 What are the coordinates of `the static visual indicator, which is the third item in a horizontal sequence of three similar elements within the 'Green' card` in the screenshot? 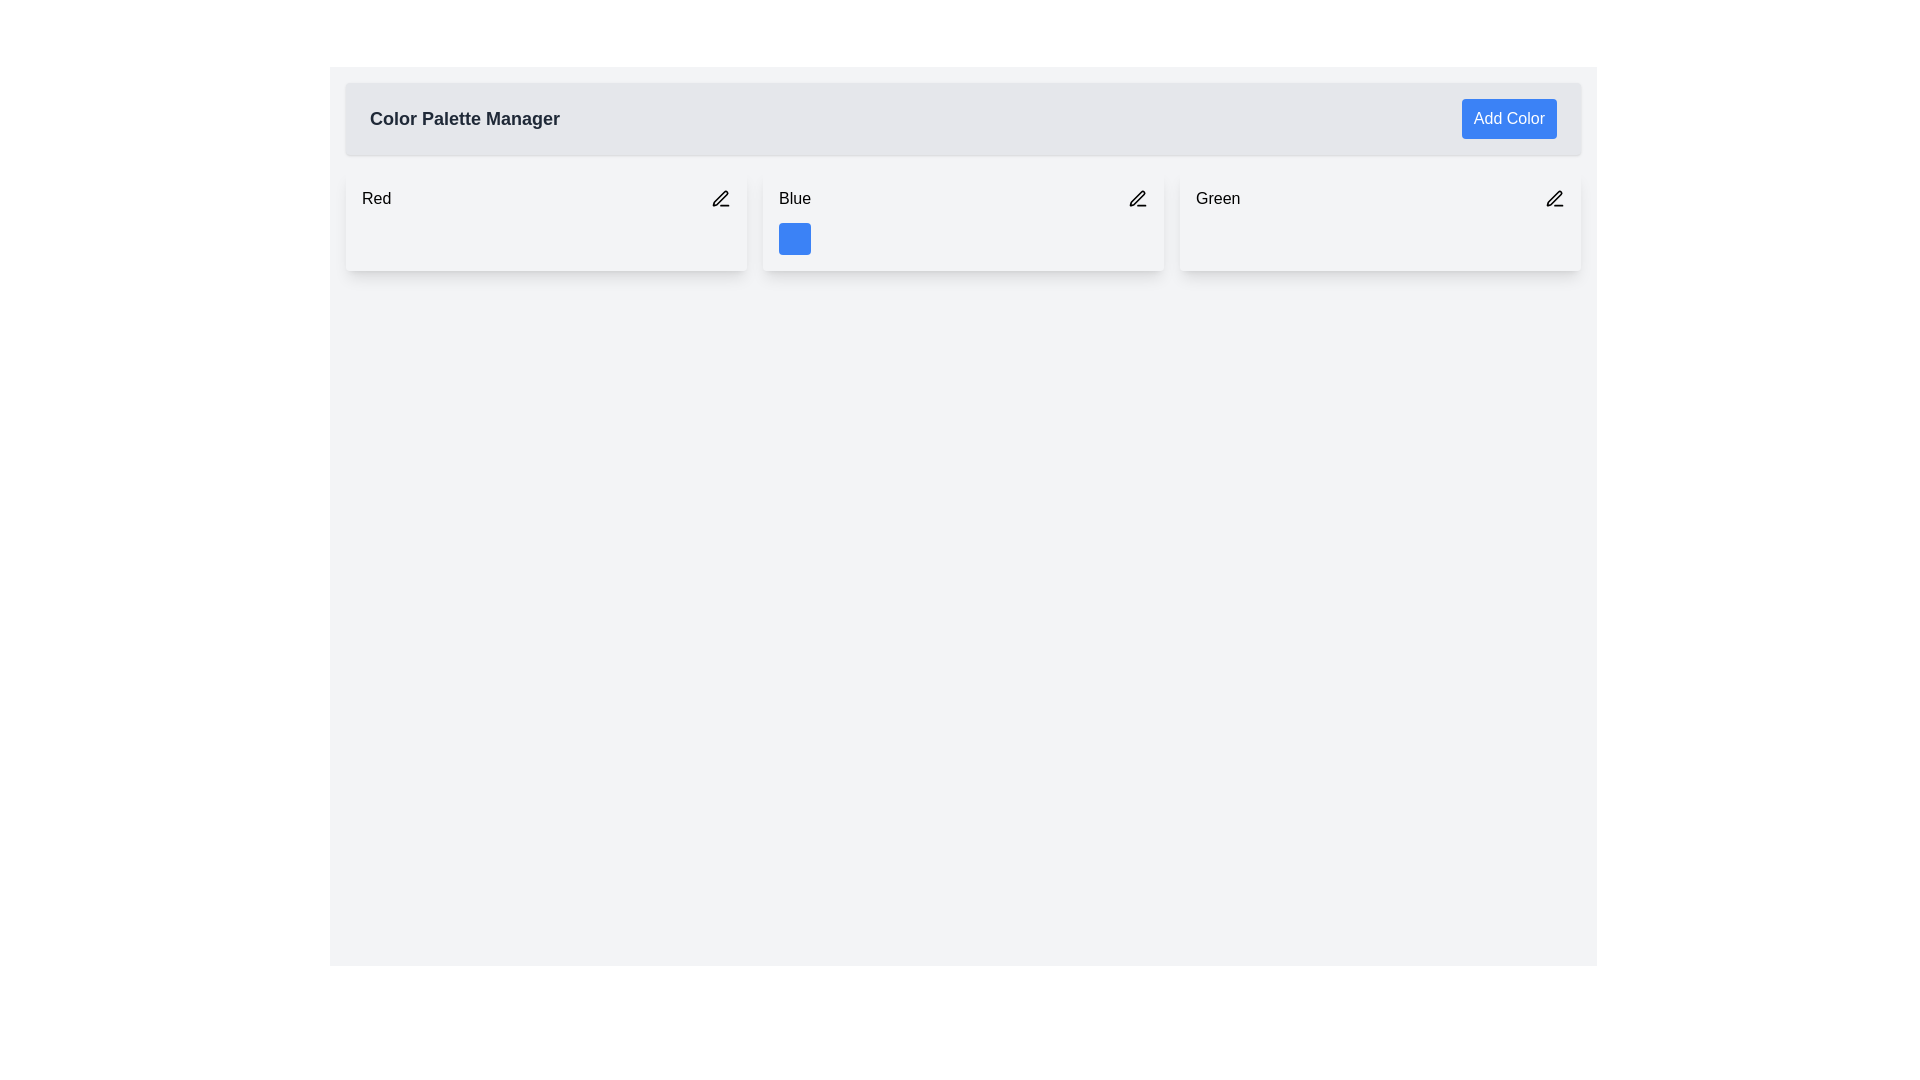 It's located at (1291, 238).